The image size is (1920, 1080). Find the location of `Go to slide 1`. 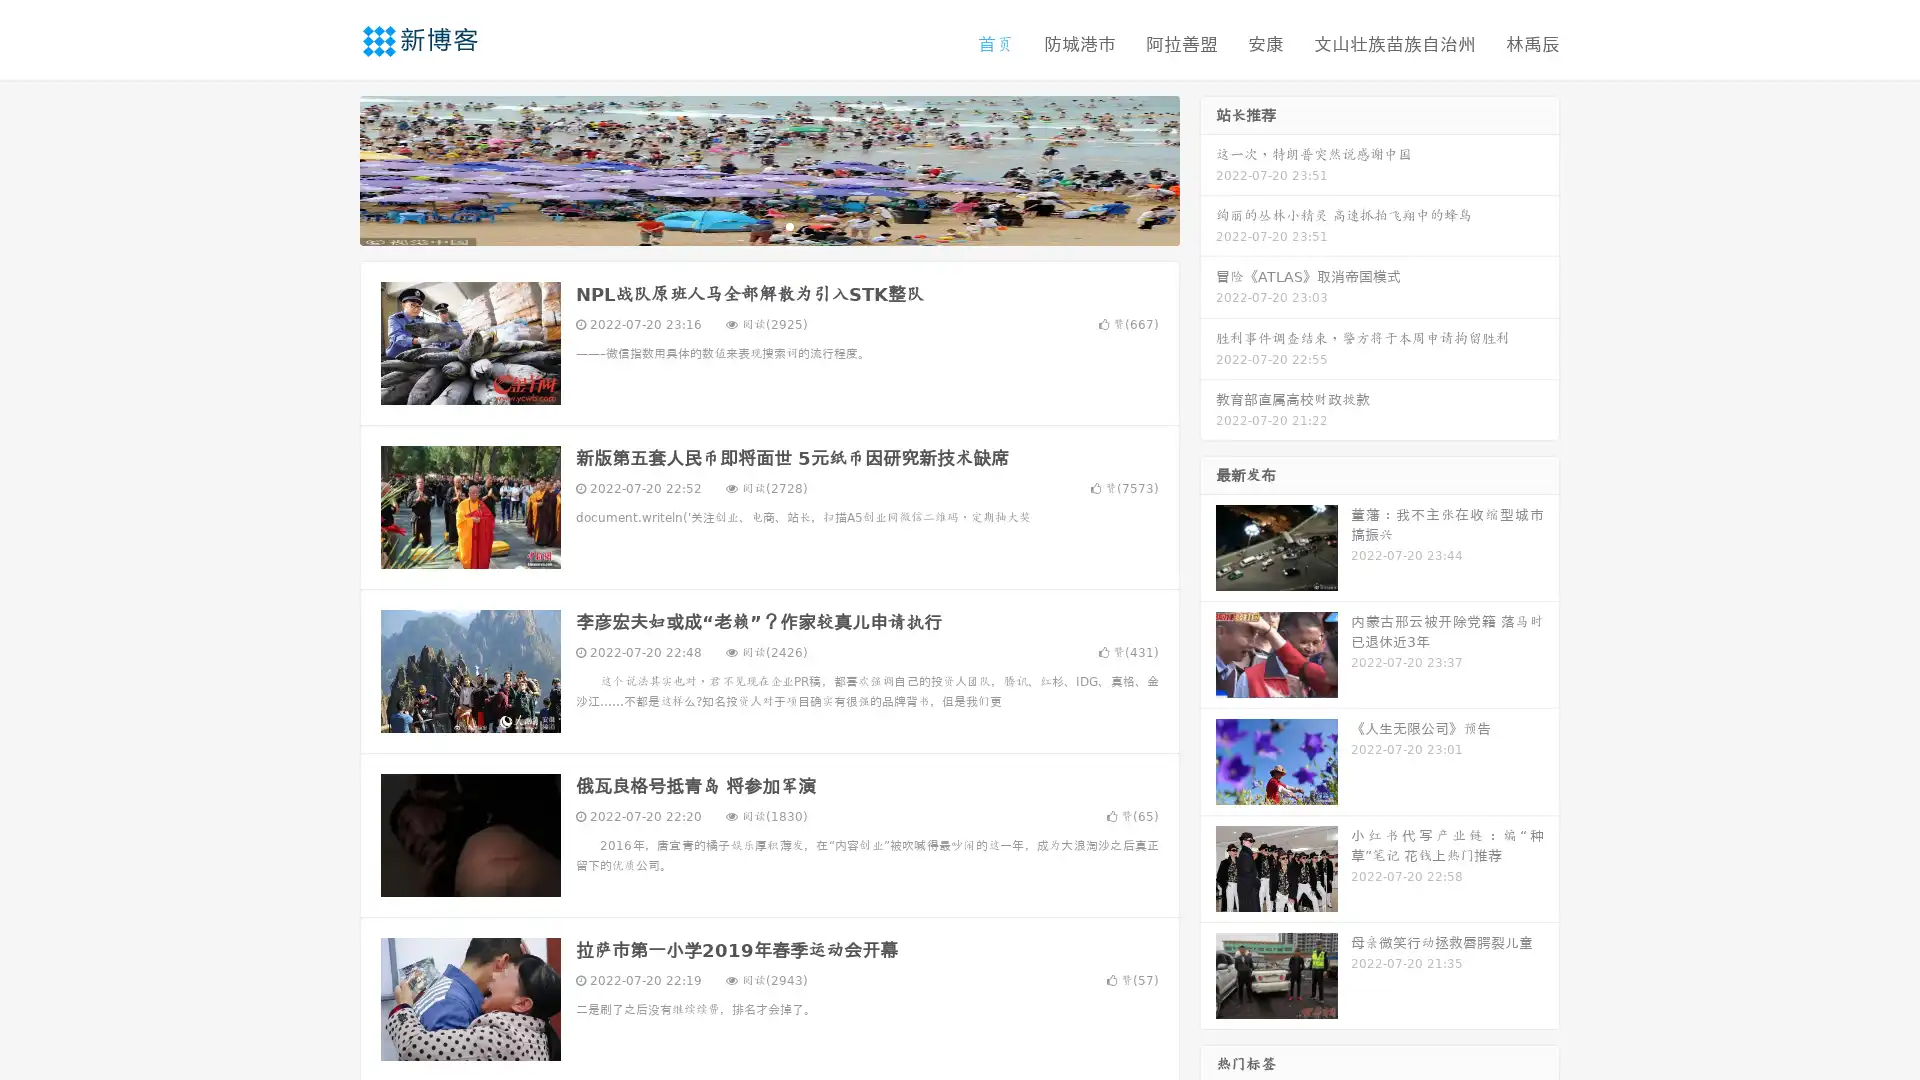

Go to slide 1 is located at coordinates (748, 225).